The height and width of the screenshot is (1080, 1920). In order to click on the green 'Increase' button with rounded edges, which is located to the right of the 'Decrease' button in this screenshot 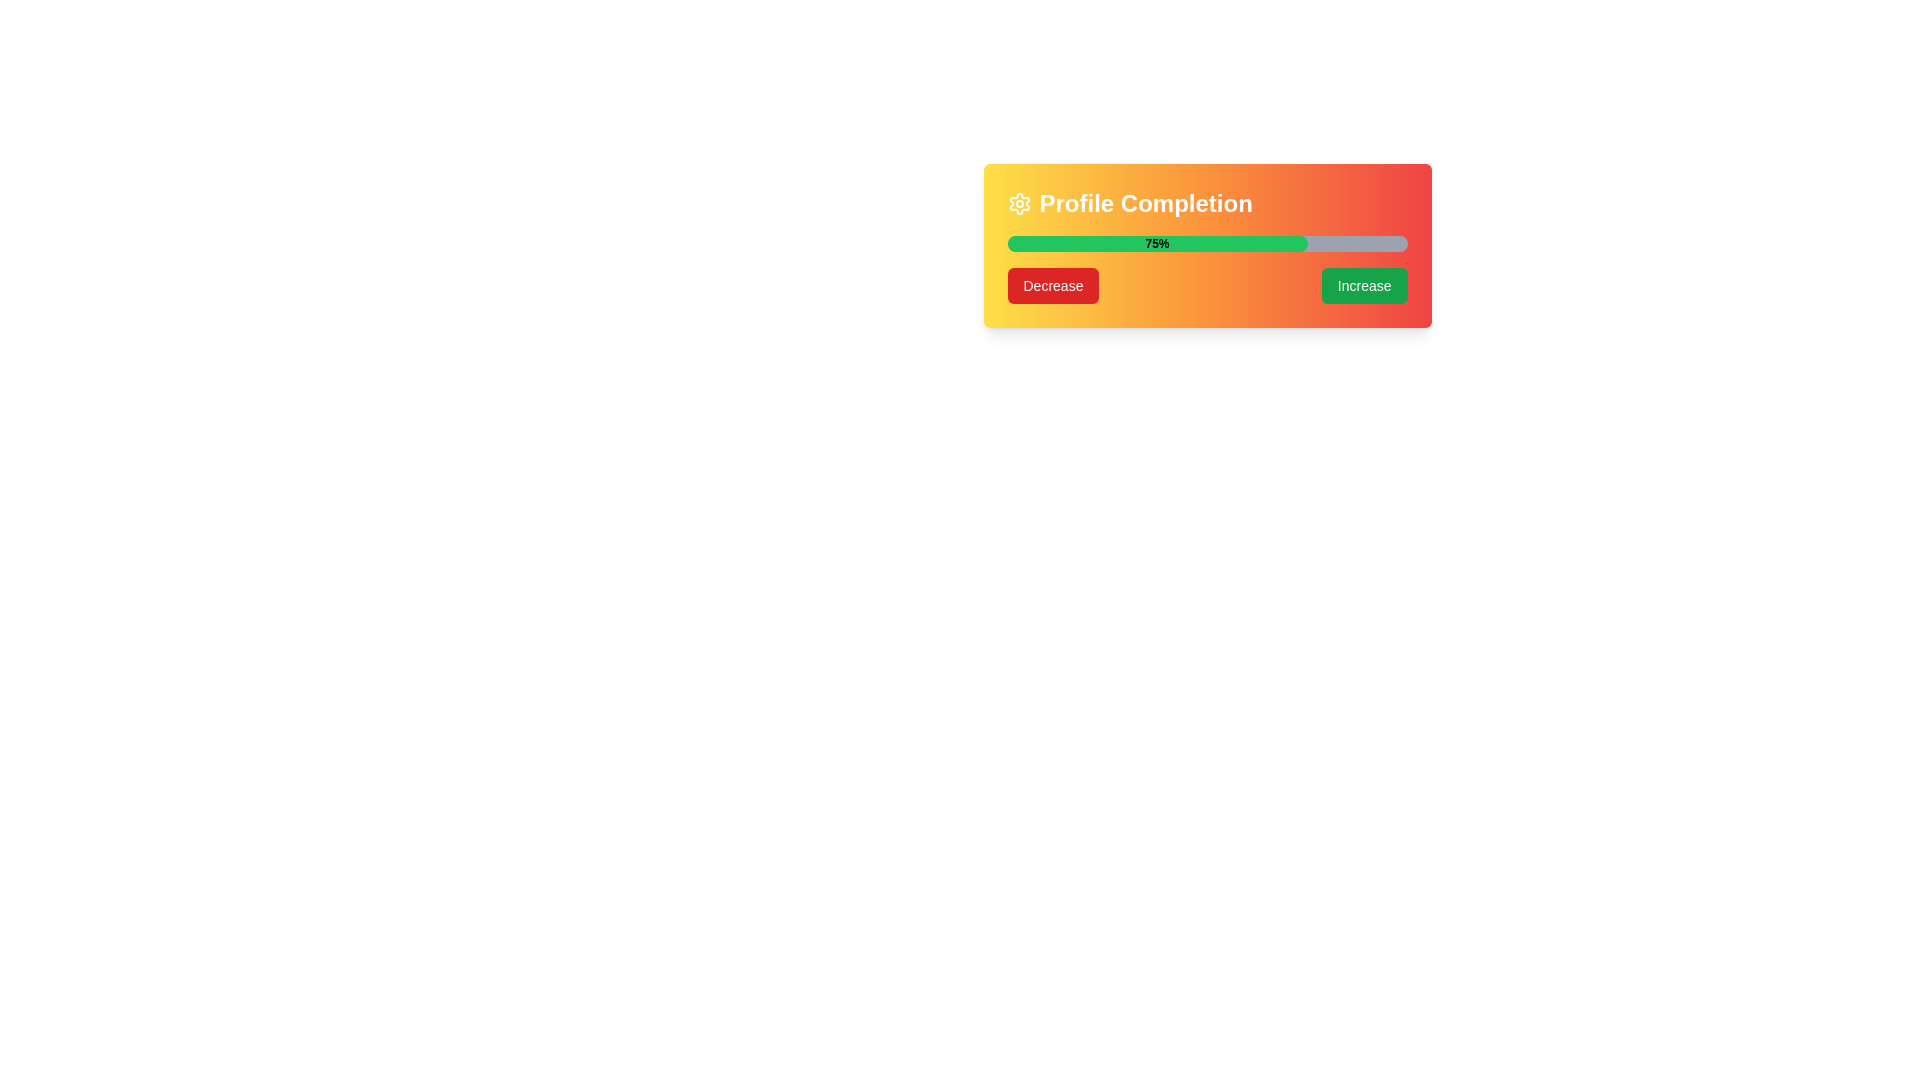, I will do `click(1363, 285)`.